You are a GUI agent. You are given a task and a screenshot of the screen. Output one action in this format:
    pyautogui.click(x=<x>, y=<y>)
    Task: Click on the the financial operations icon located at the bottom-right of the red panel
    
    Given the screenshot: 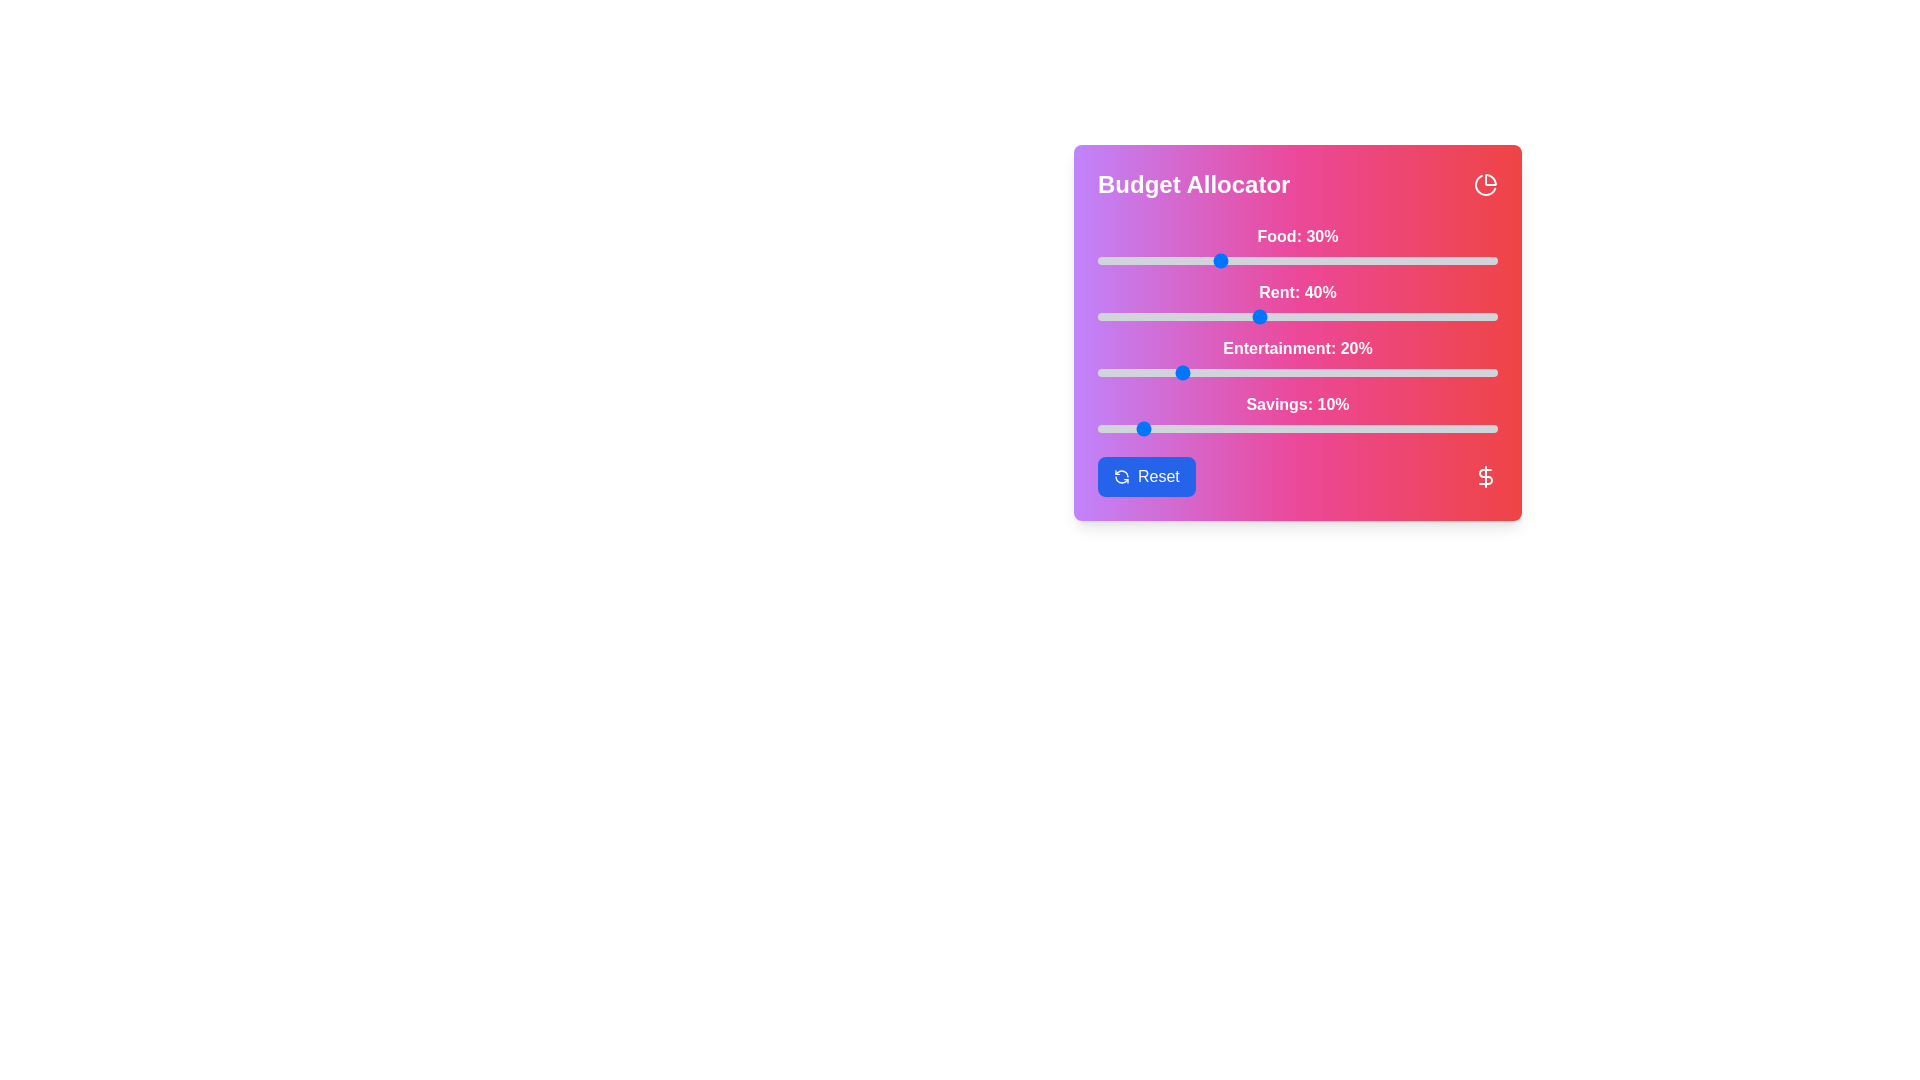 What is the action you would take?
    pyautogui.click(x=1486, y=477)
    